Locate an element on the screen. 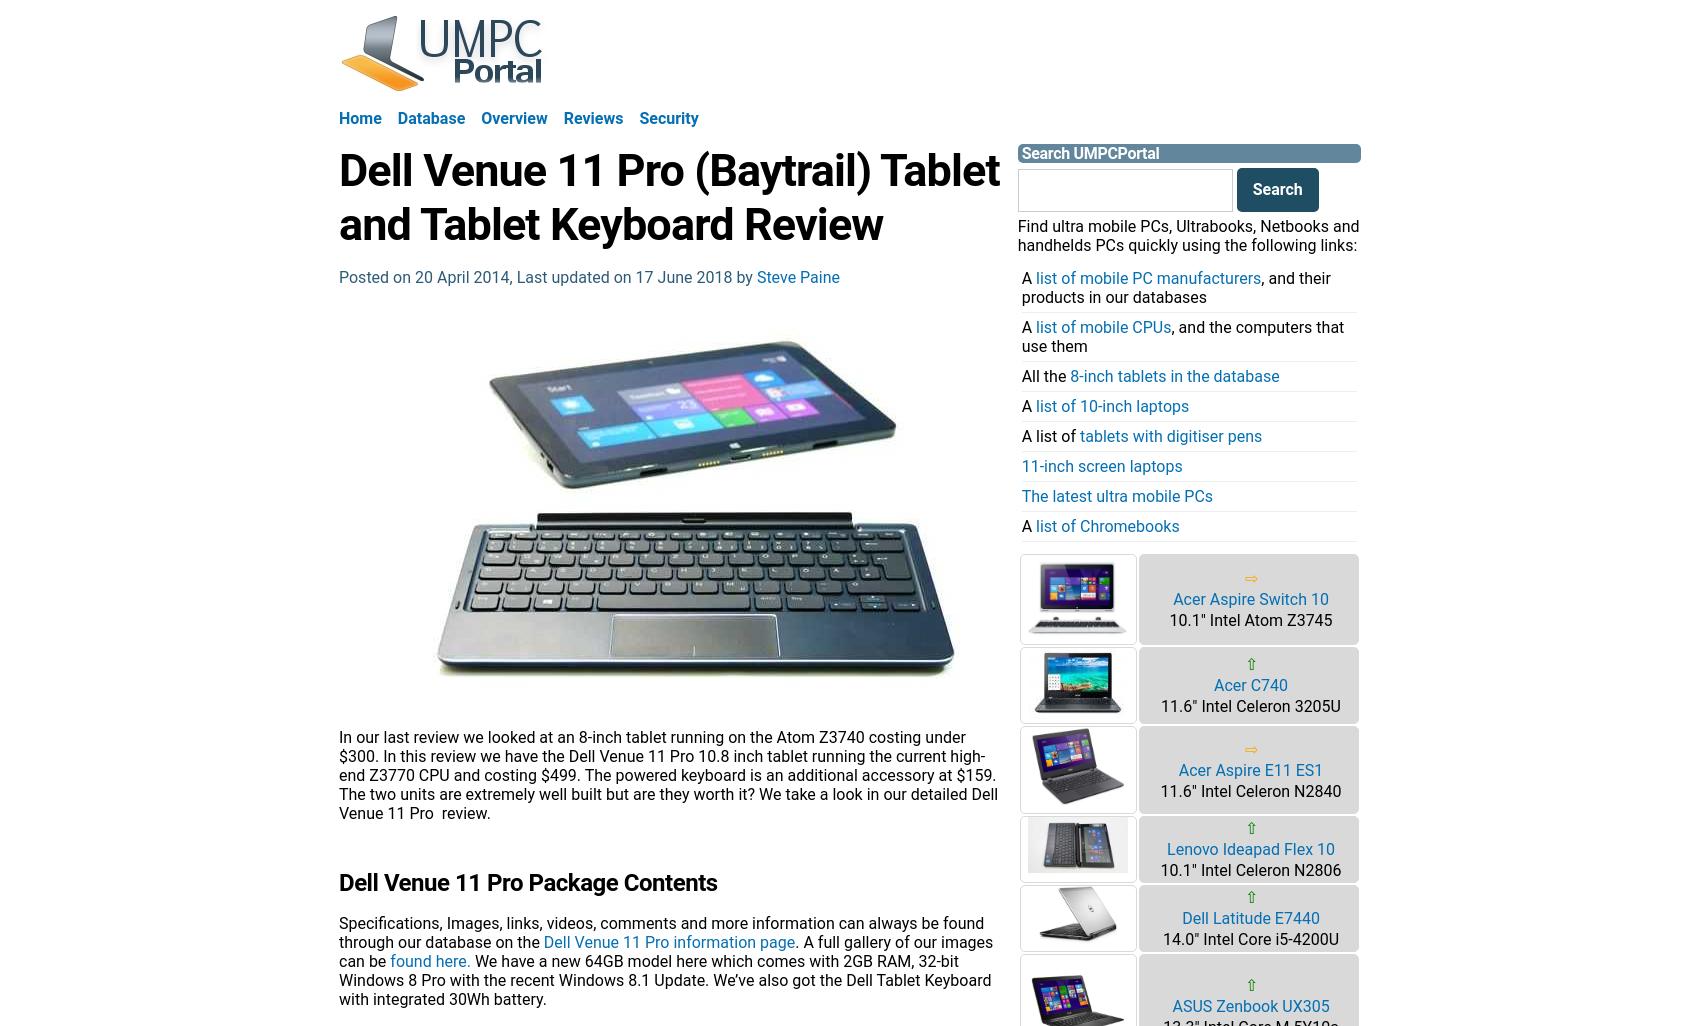 The width and height of the screenshot is (1692, 1026). 'We have a new 64GB model here which comes with 2GB RAM, 32-bit Windows 8 Pro with the recent Windows 8.1 Update. We’ve also got the Dell Tablet Keyboard with integrated 30Wh battery.' is located at coordinates (664, 978).